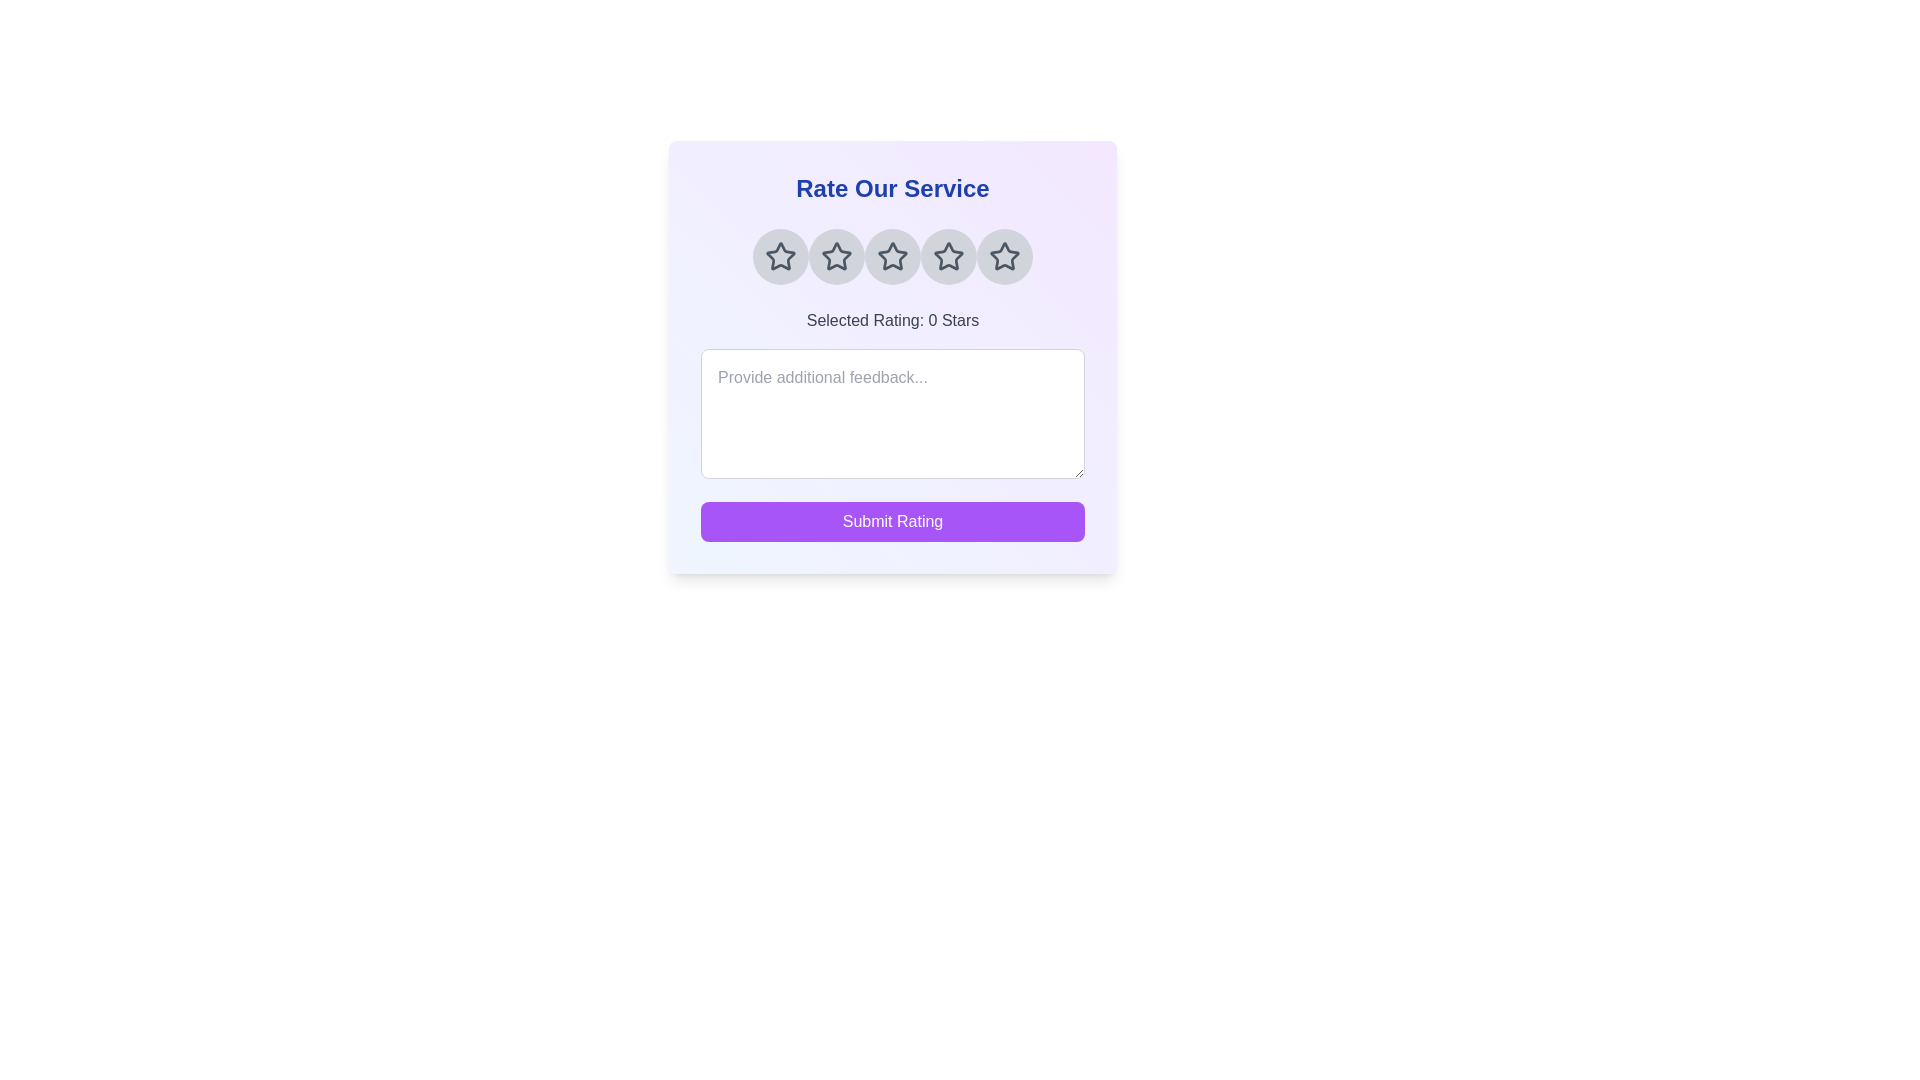 The width and height of the screenshot is (1920, 1080). Describe the element at coordinates (1004, 256) in the screenshot. I see `the star corresponding to 5 to preview the rating` at that location.